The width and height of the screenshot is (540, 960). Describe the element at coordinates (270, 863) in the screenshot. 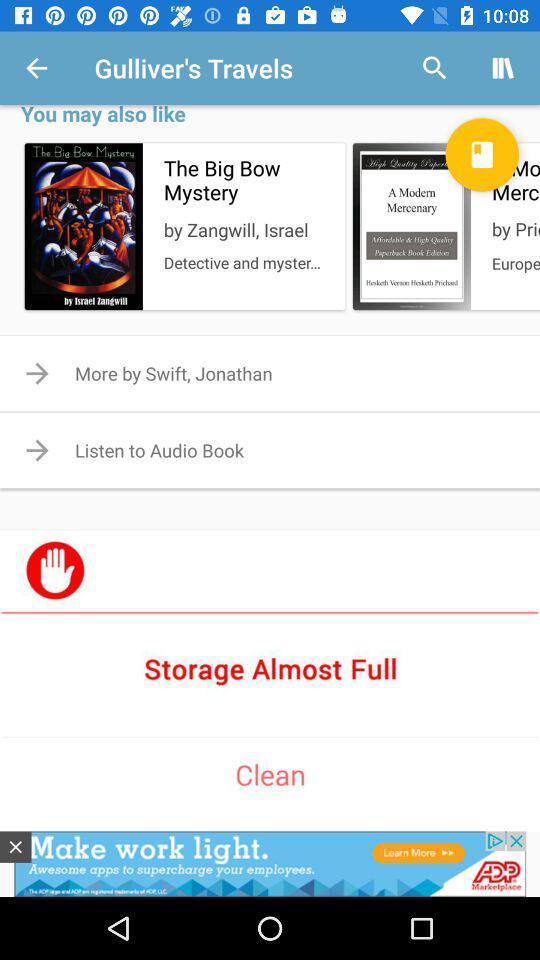

I see `advertisement` at that location.